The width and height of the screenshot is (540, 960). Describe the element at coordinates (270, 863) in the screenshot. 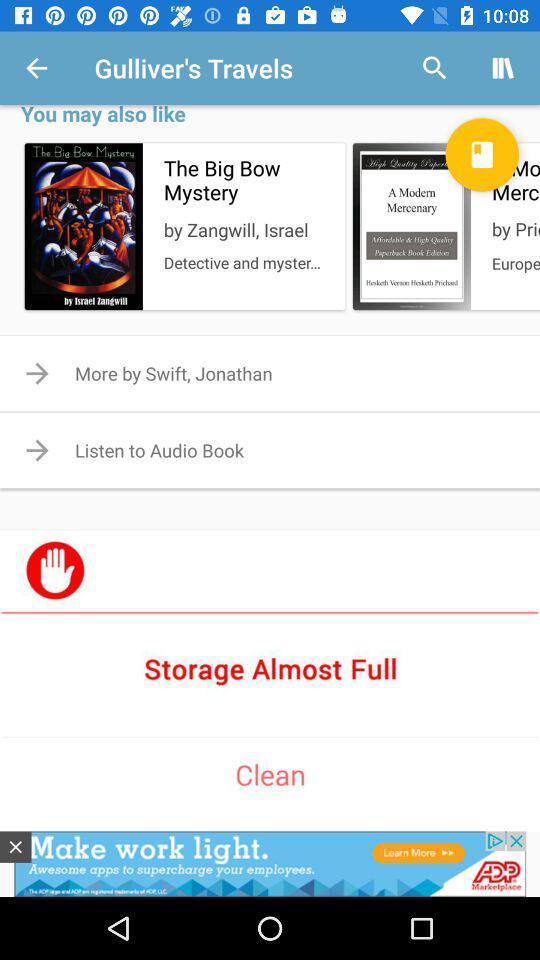

I see `advertisement` at that location.